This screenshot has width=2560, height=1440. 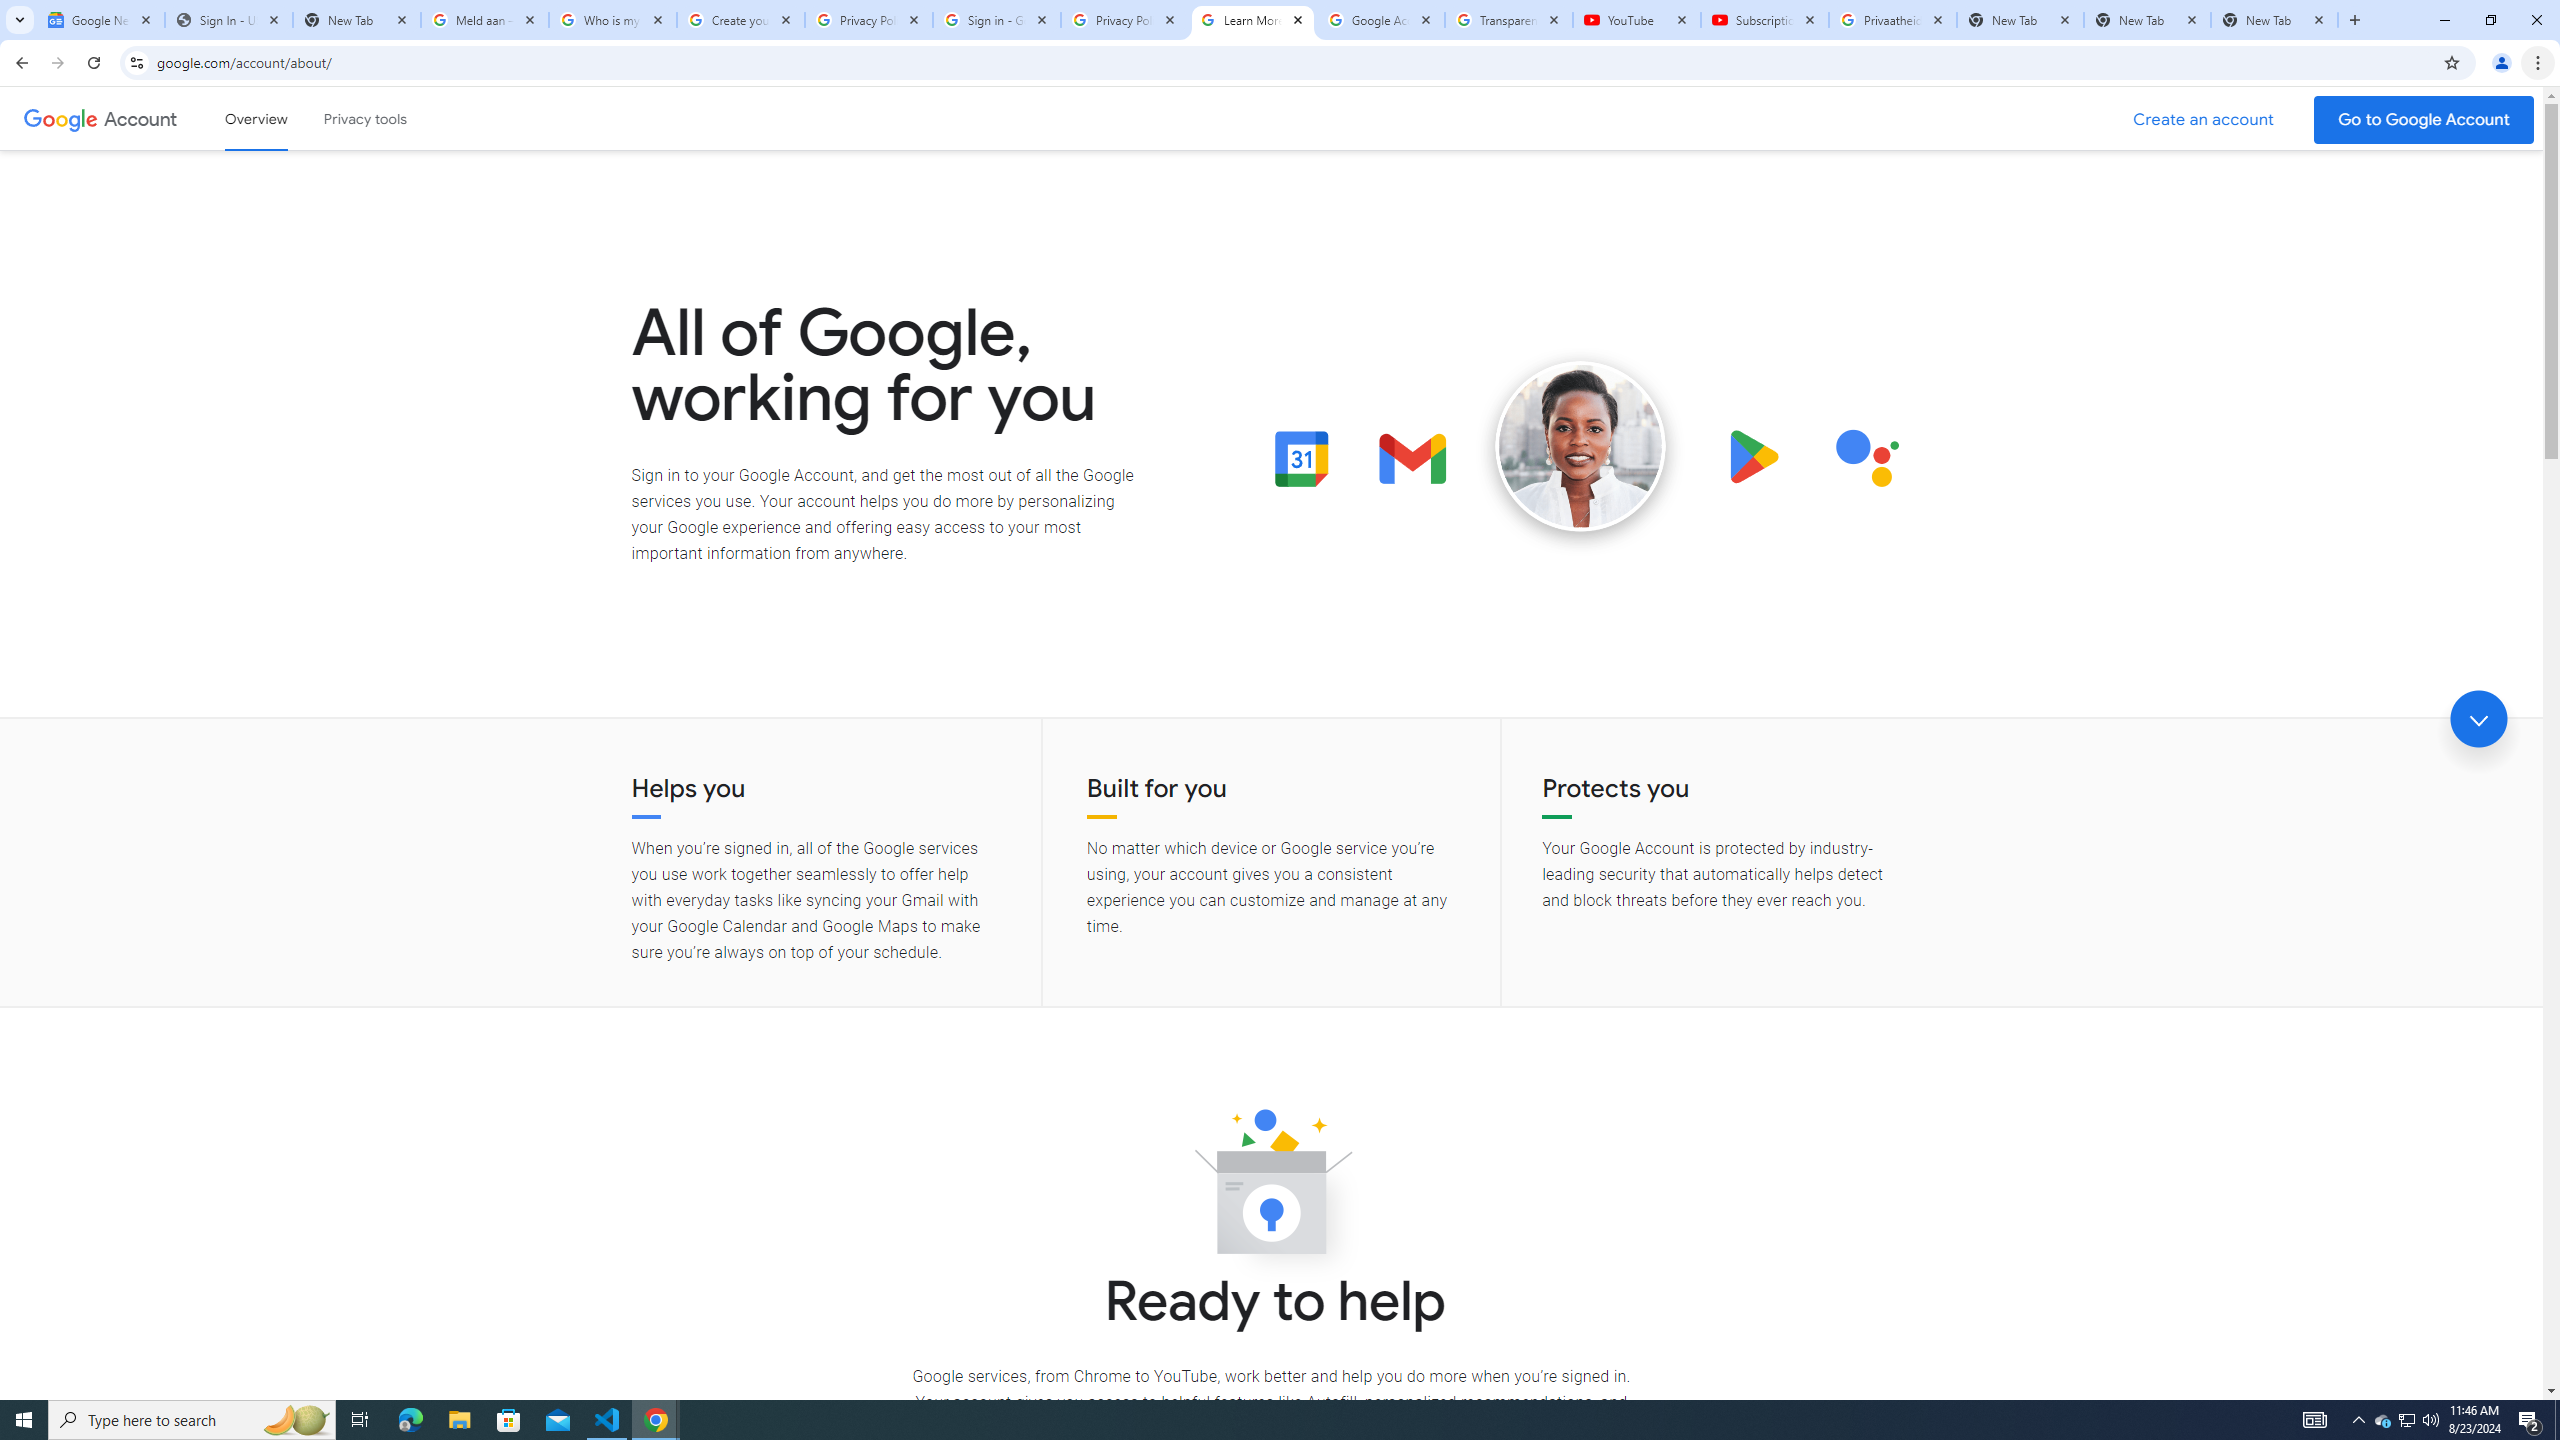 What do you see at coordinates (741, 19) in the screenshot?
I see `'Create your Google Account'` at bounding box center [741, 19].